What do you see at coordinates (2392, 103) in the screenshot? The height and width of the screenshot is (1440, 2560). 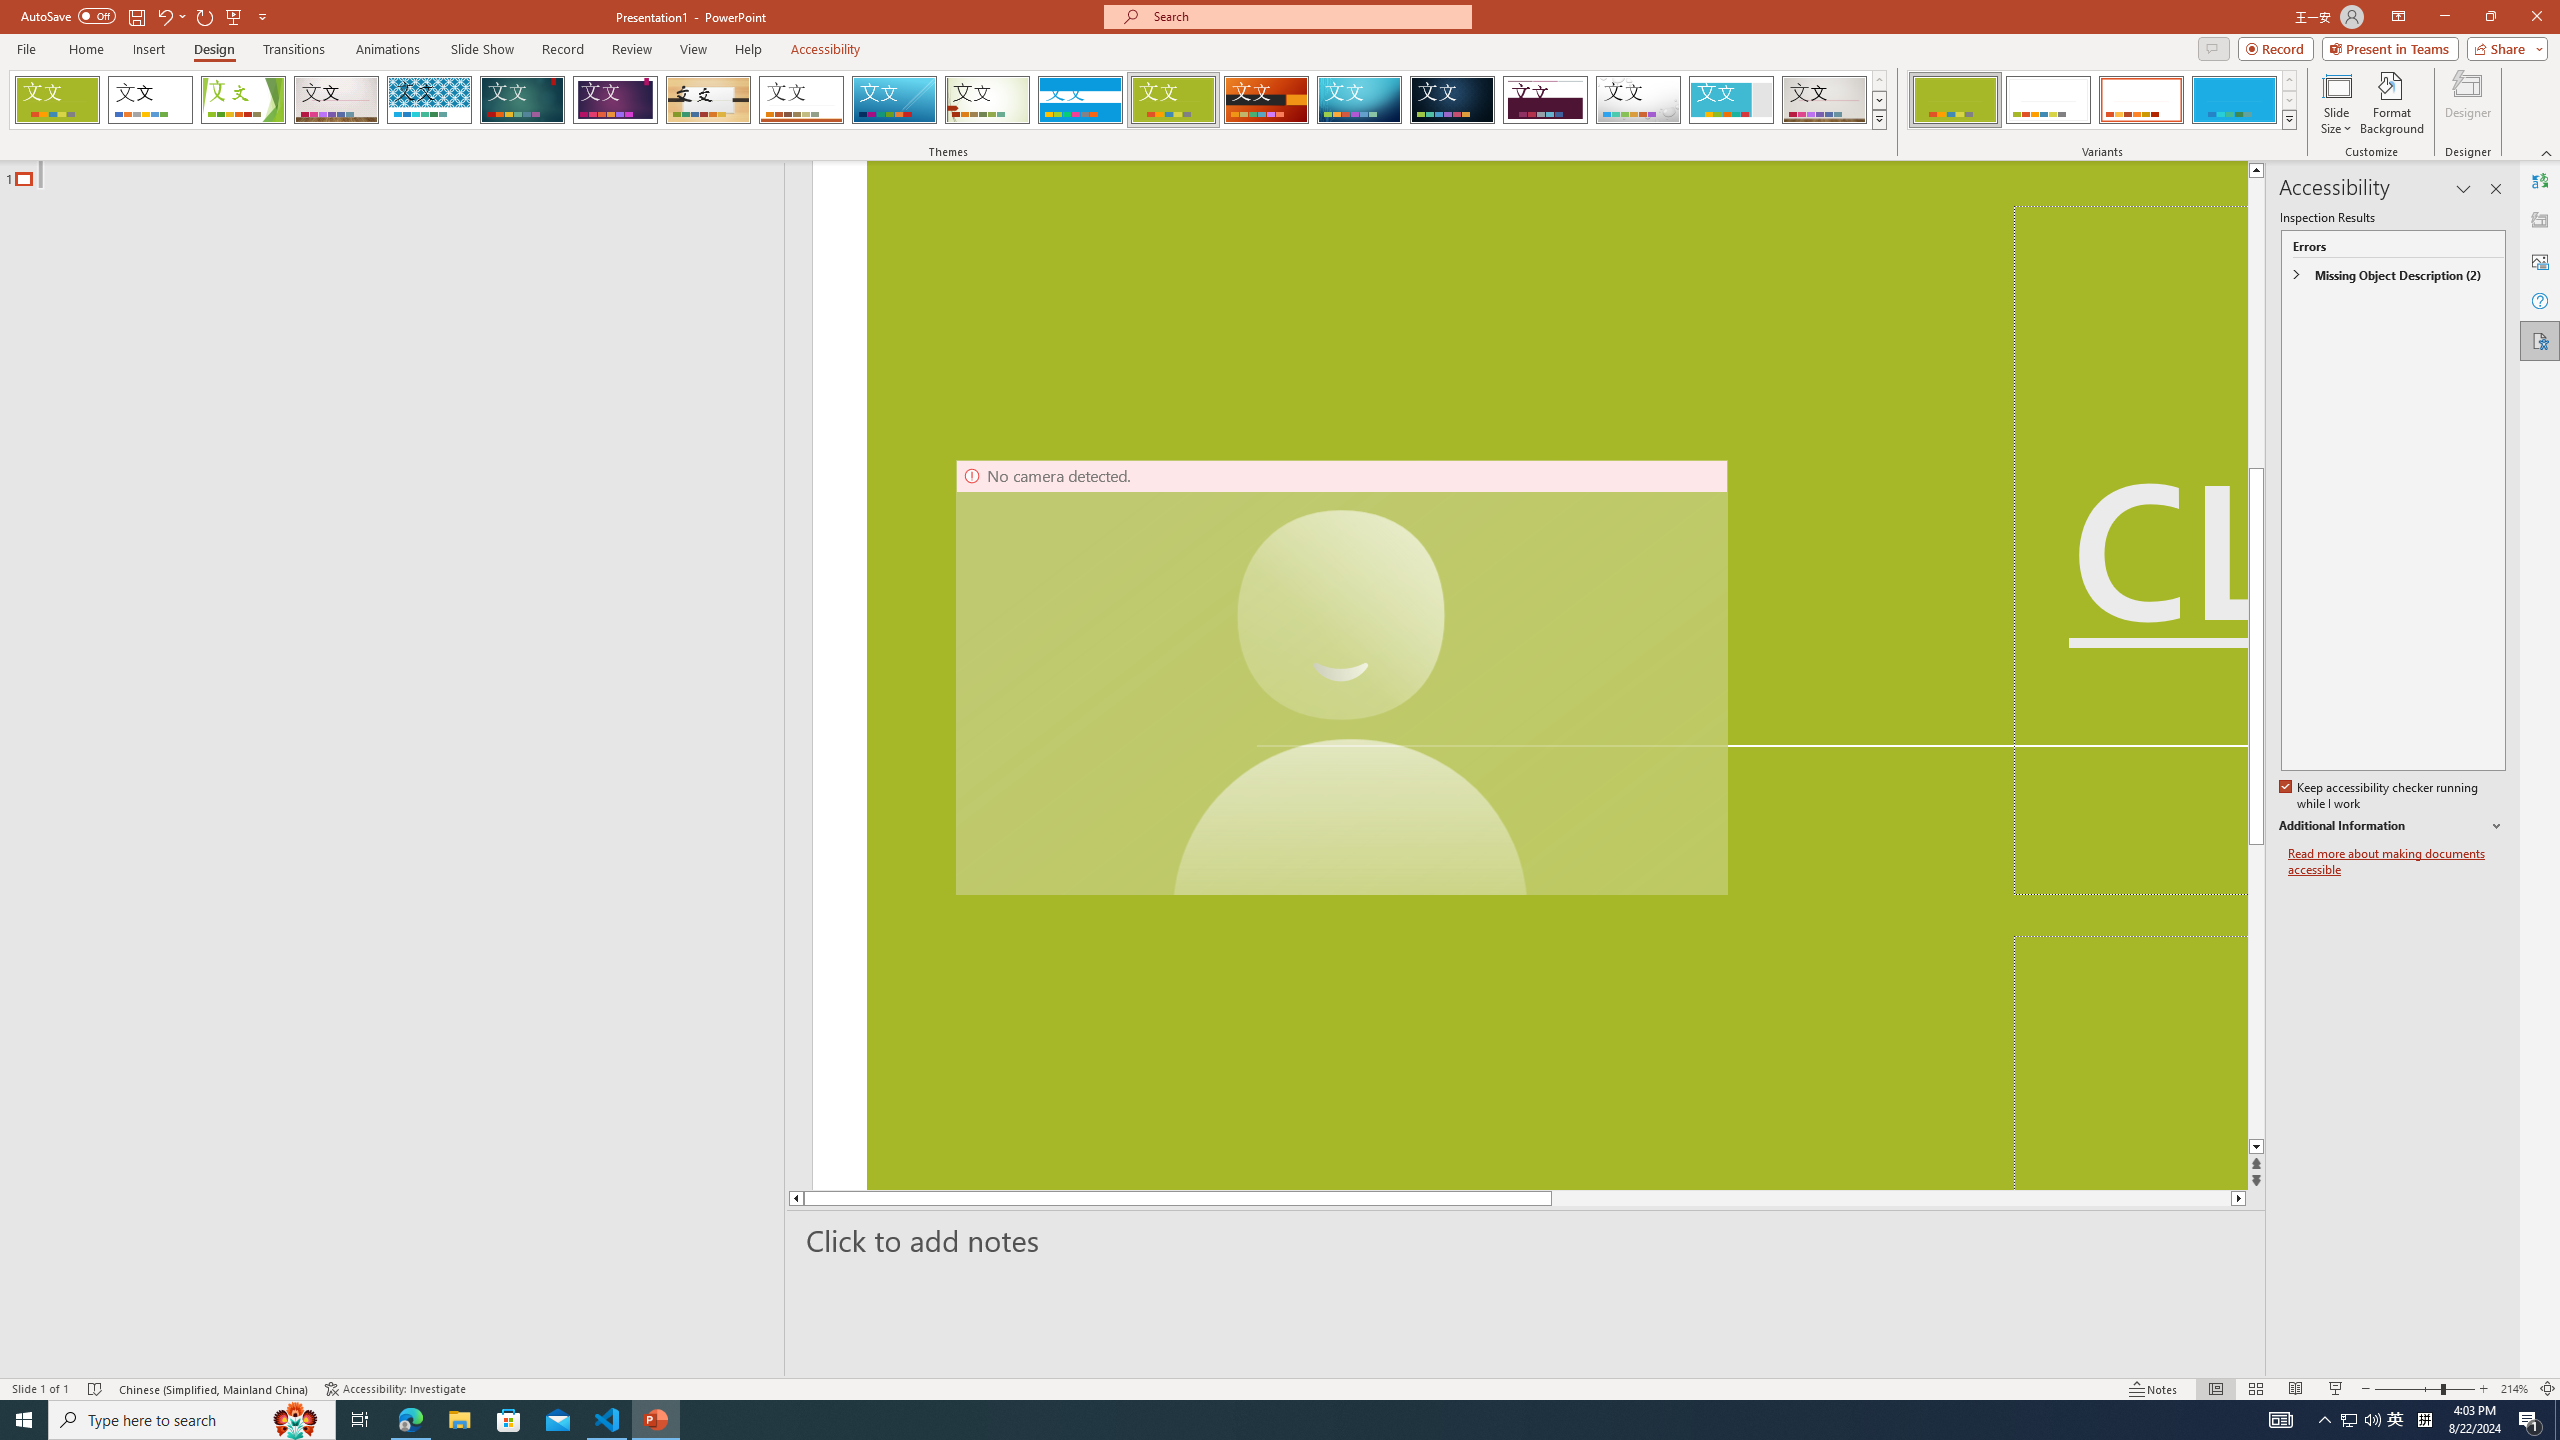 I see `'Format Background'` at bounding box center [2392, 103].